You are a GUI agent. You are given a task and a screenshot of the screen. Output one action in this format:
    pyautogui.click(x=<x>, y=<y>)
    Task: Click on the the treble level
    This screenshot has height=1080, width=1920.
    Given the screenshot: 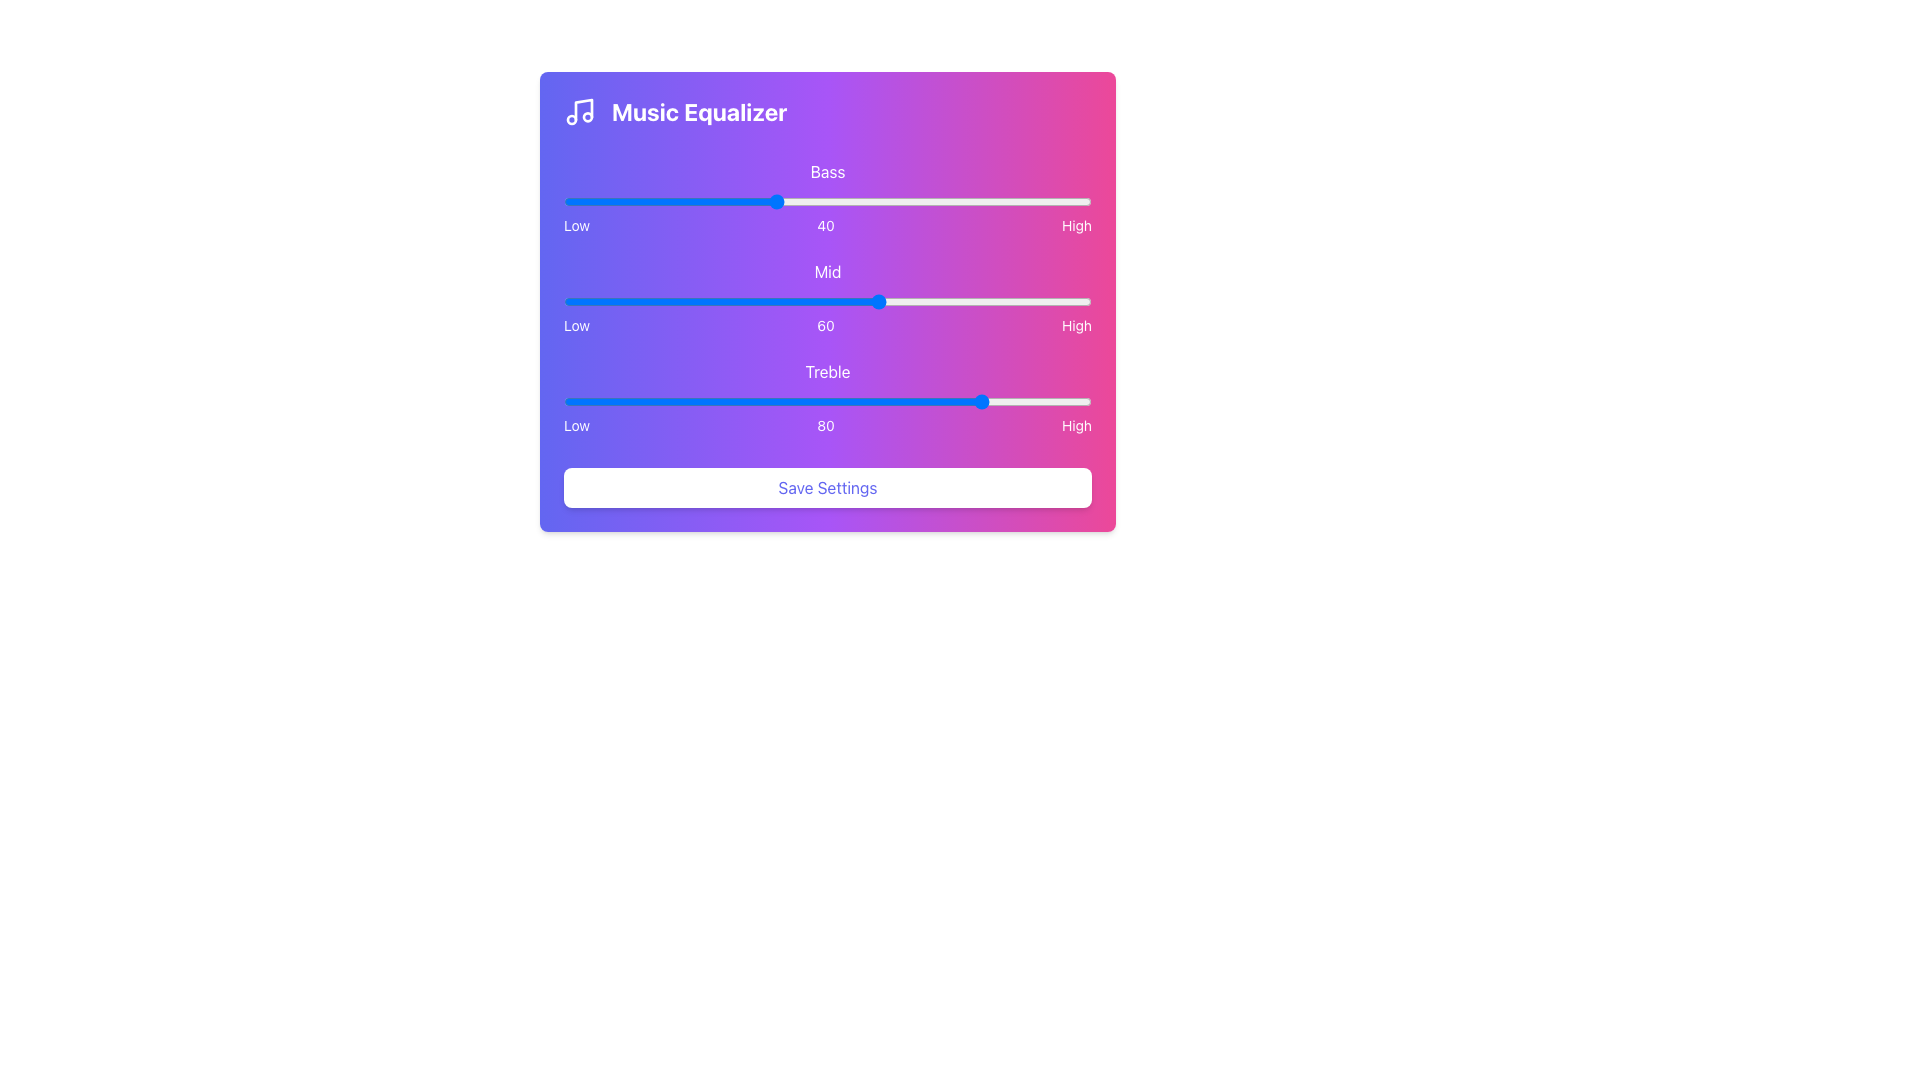 What is the action you would take?
    pyautogui.click(x=975, y=401)
    